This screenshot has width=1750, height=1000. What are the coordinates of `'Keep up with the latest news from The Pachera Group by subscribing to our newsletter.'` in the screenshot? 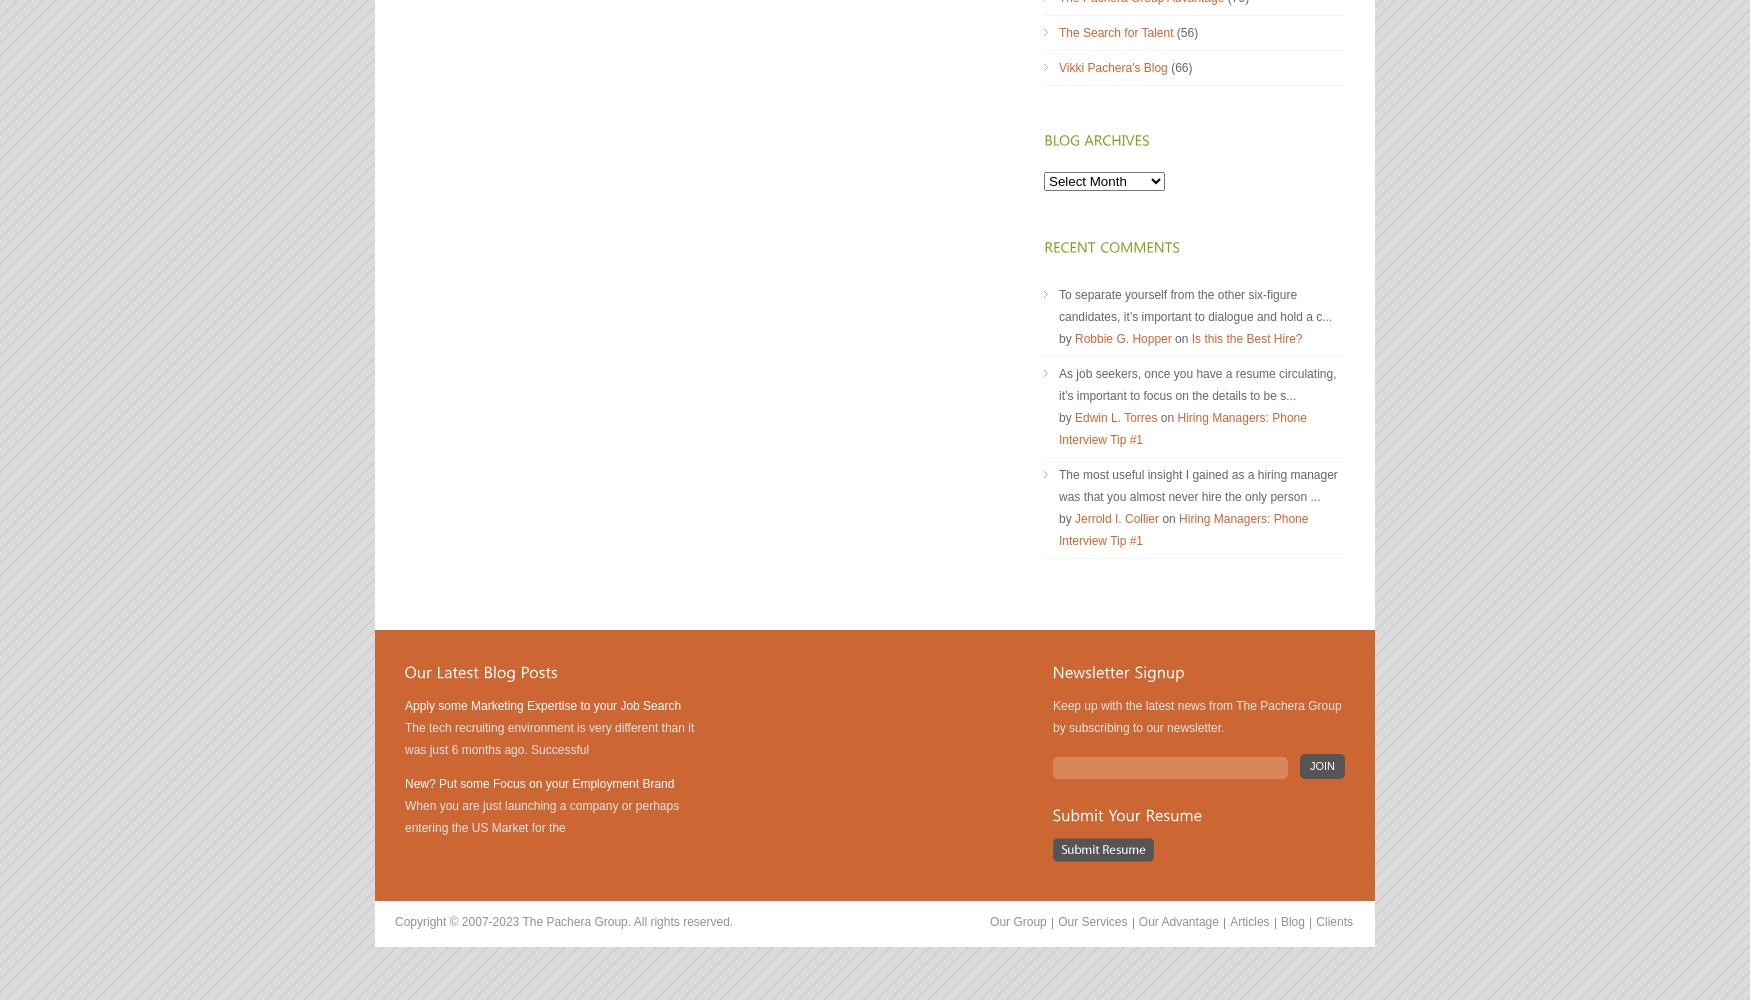 It's located at (1197, 716).